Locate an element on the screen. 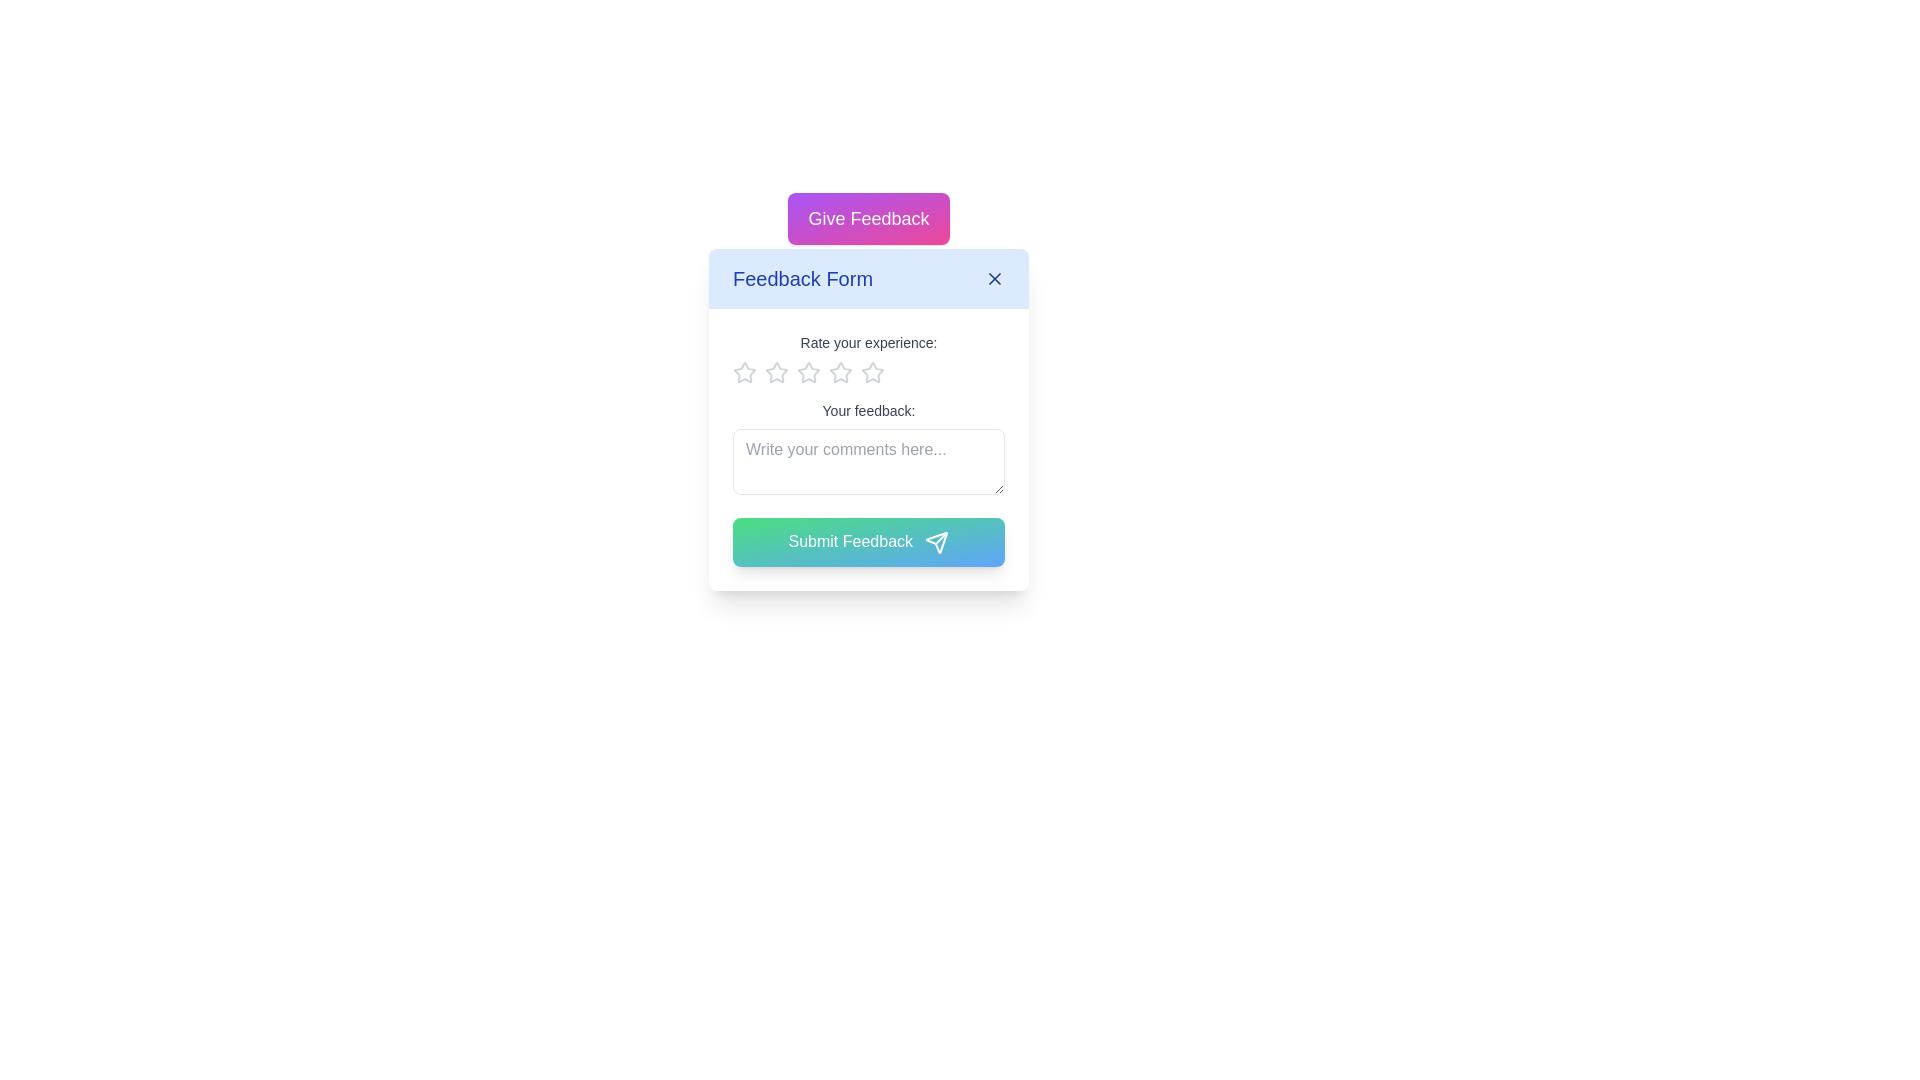  the close button in the top-right corner of the feedback form's header is located at coordinates (994, 278).